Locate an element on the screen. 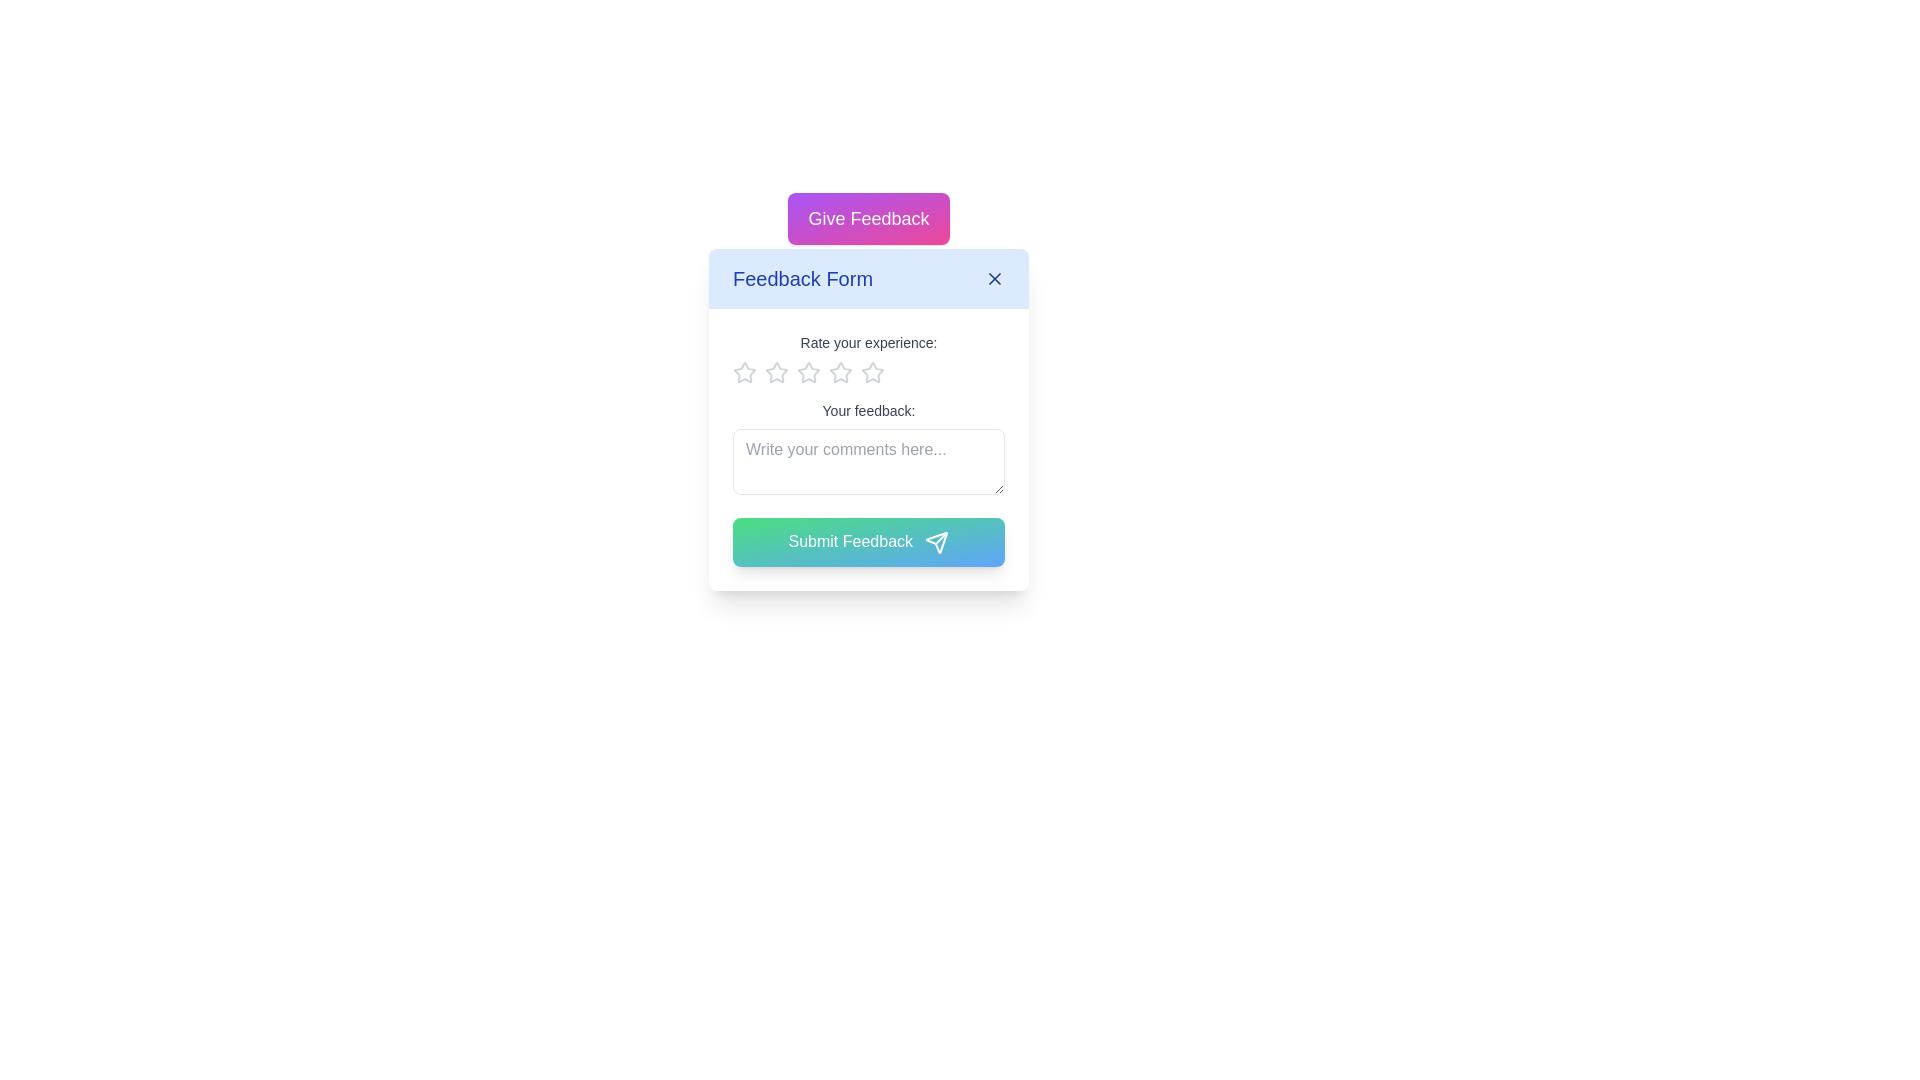  the close button in the top-right corner of the feedback form's header is located at coordinates (994, 278).